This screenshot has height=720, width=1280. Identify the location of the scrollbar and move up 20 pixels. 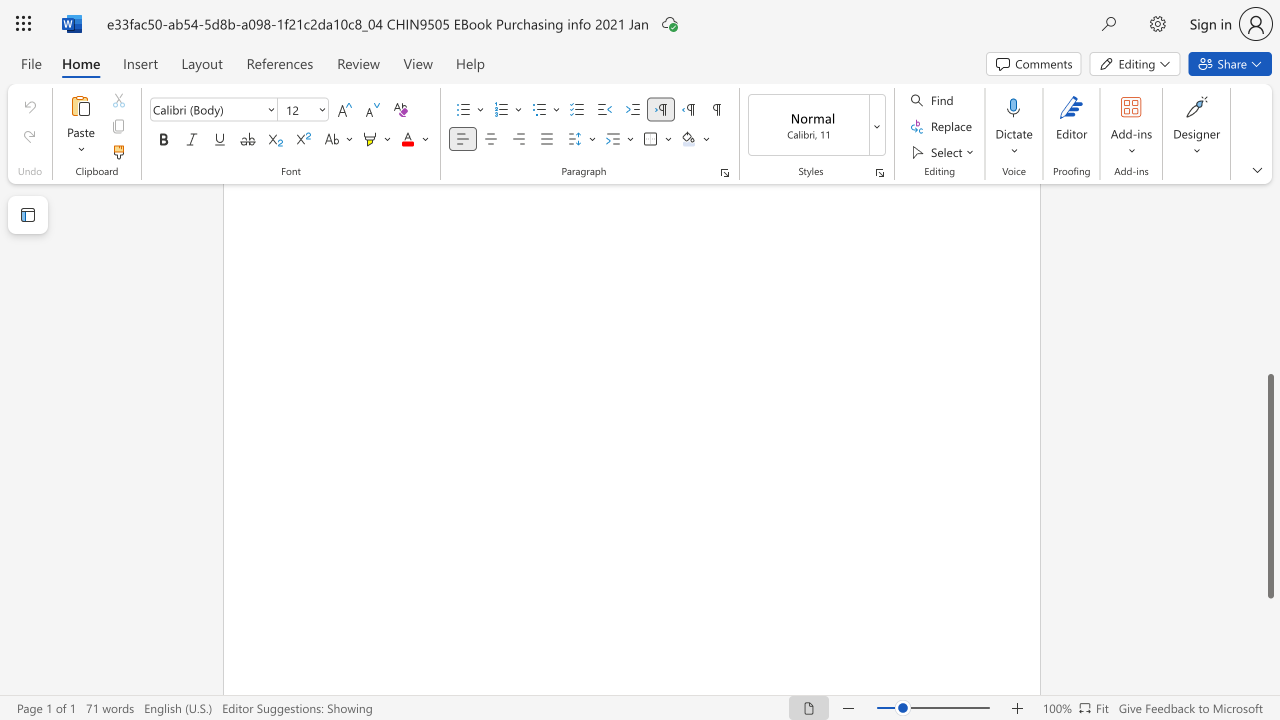
(1269, 486).